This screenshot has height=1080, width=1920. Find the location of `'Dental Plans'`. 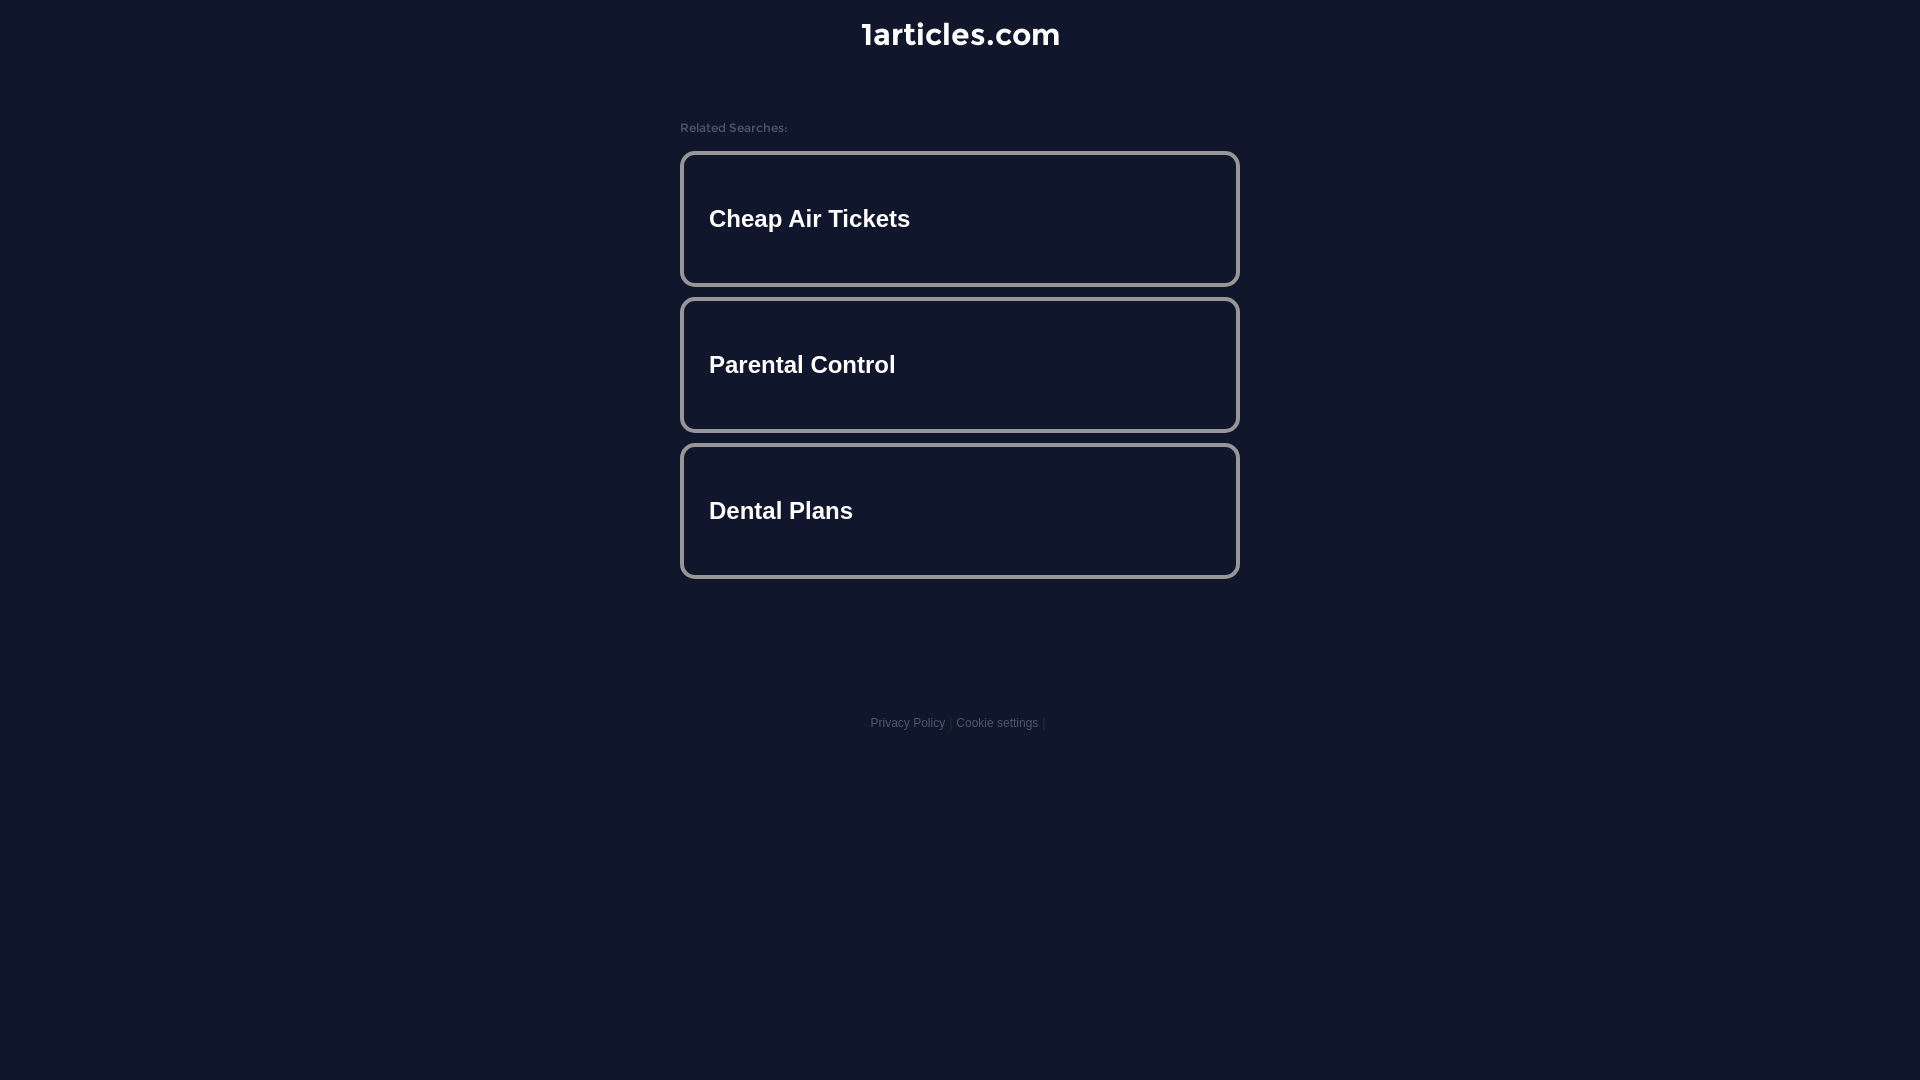

'Dental Plans' is located at coordinates (960, 509).